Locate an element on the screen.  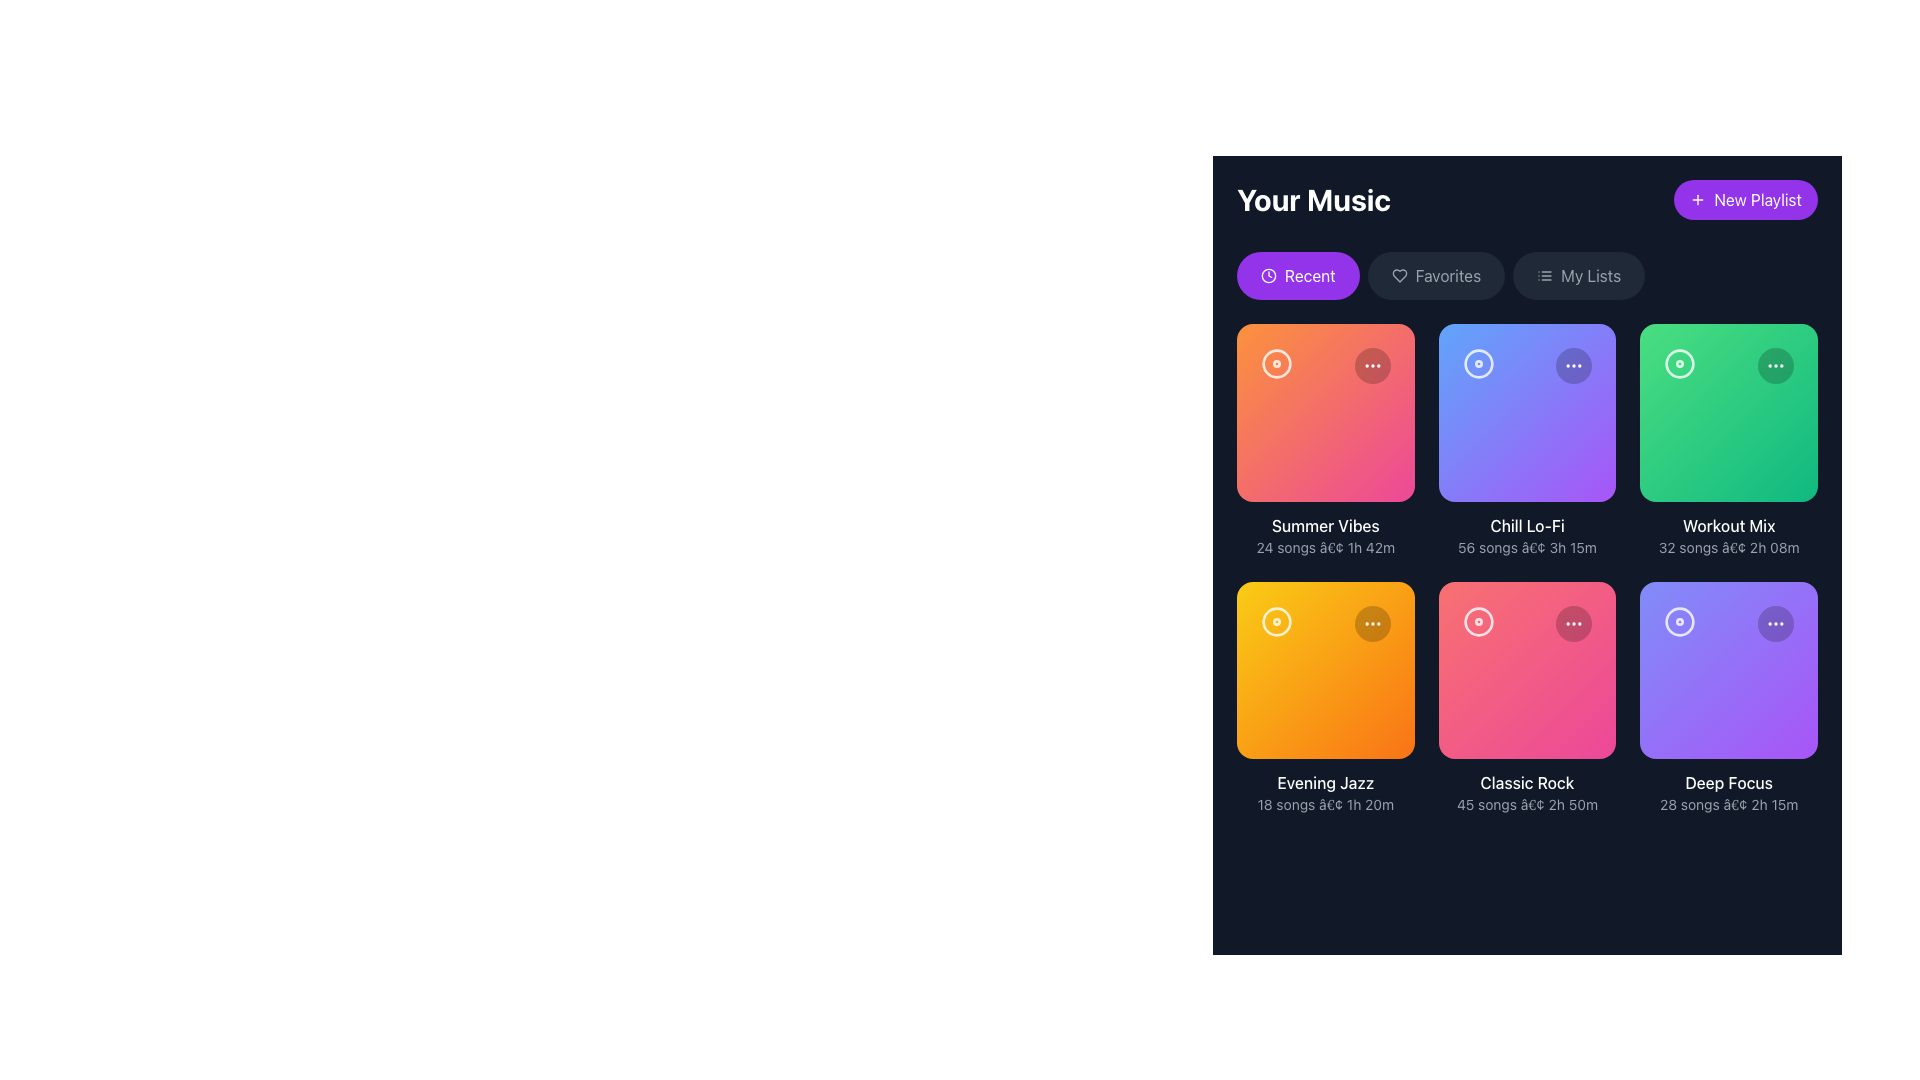
text content of the 'Workout Mix' label, which is a white text label displayed beneath a green playlist card in the 'Your Music' section is located at coordinates (1728, 524).